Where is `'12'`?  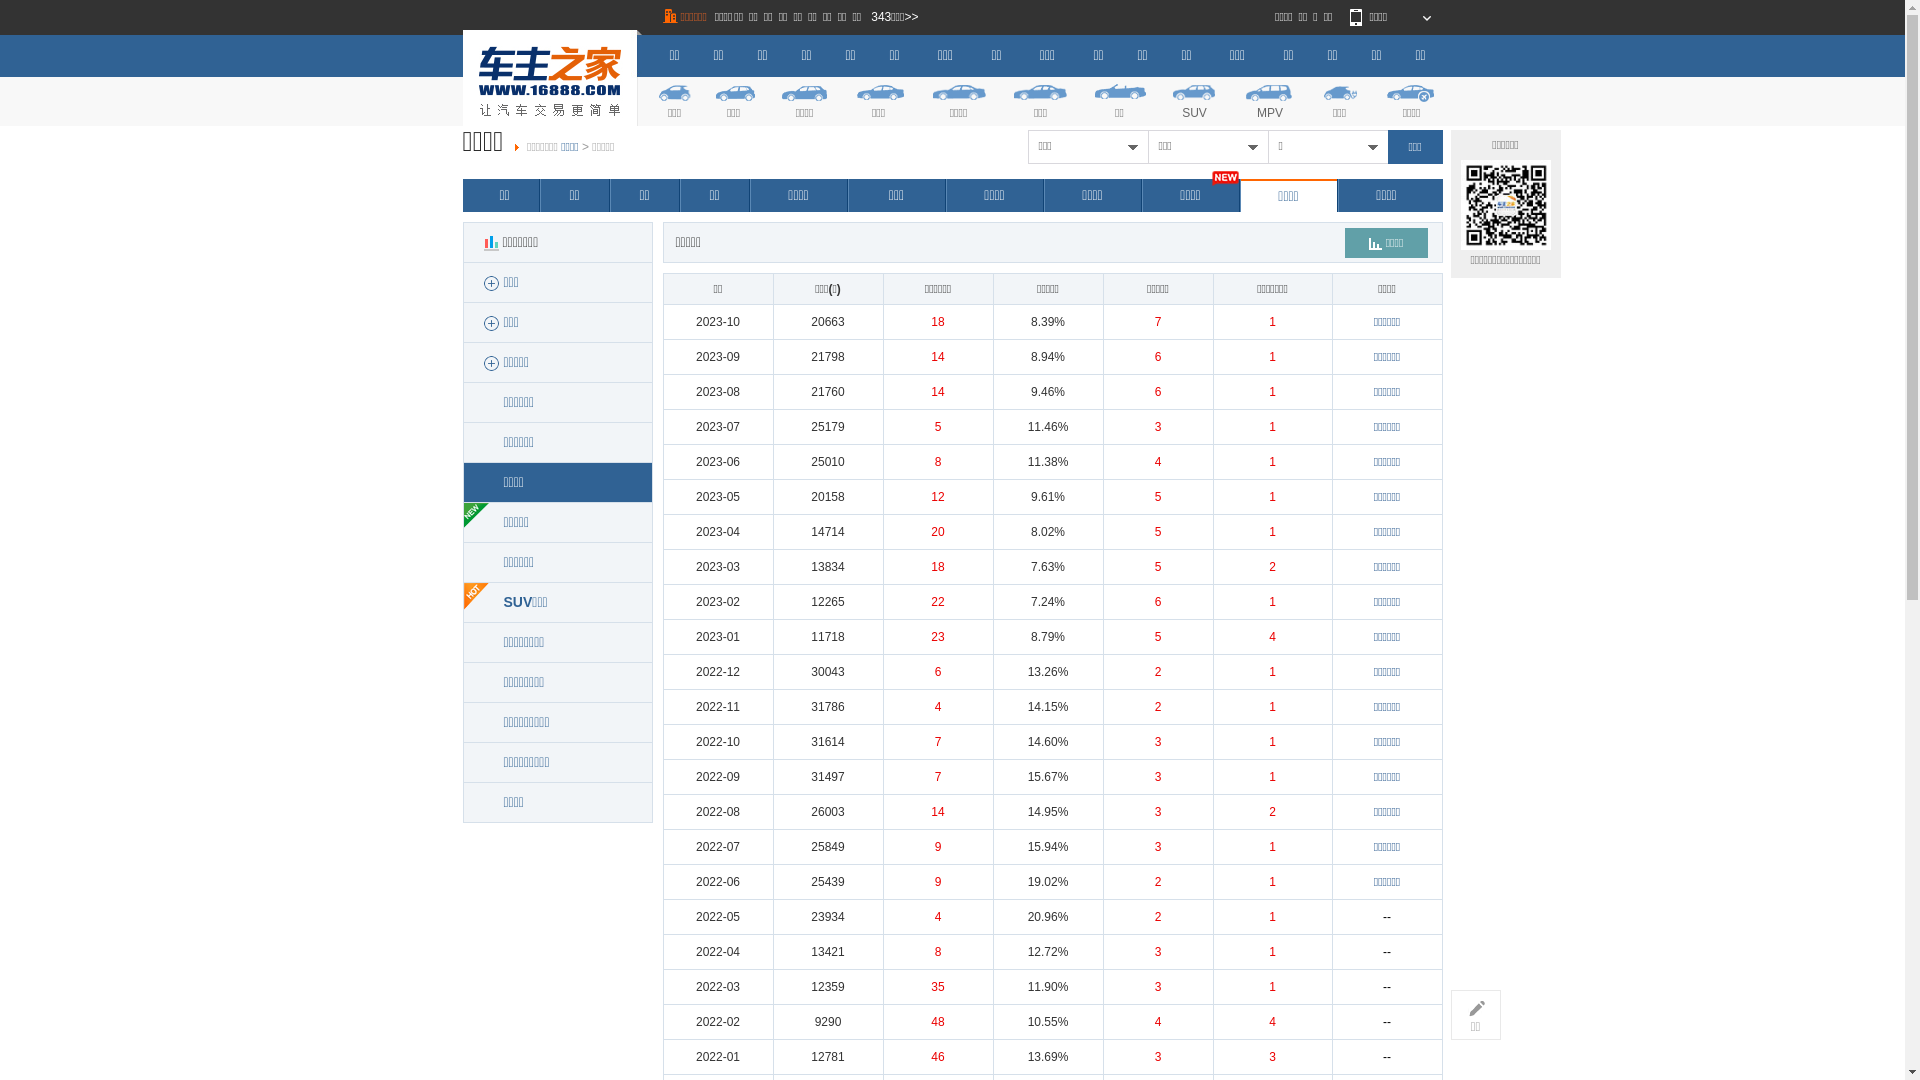
'12' is located at coordinates (936, 496).